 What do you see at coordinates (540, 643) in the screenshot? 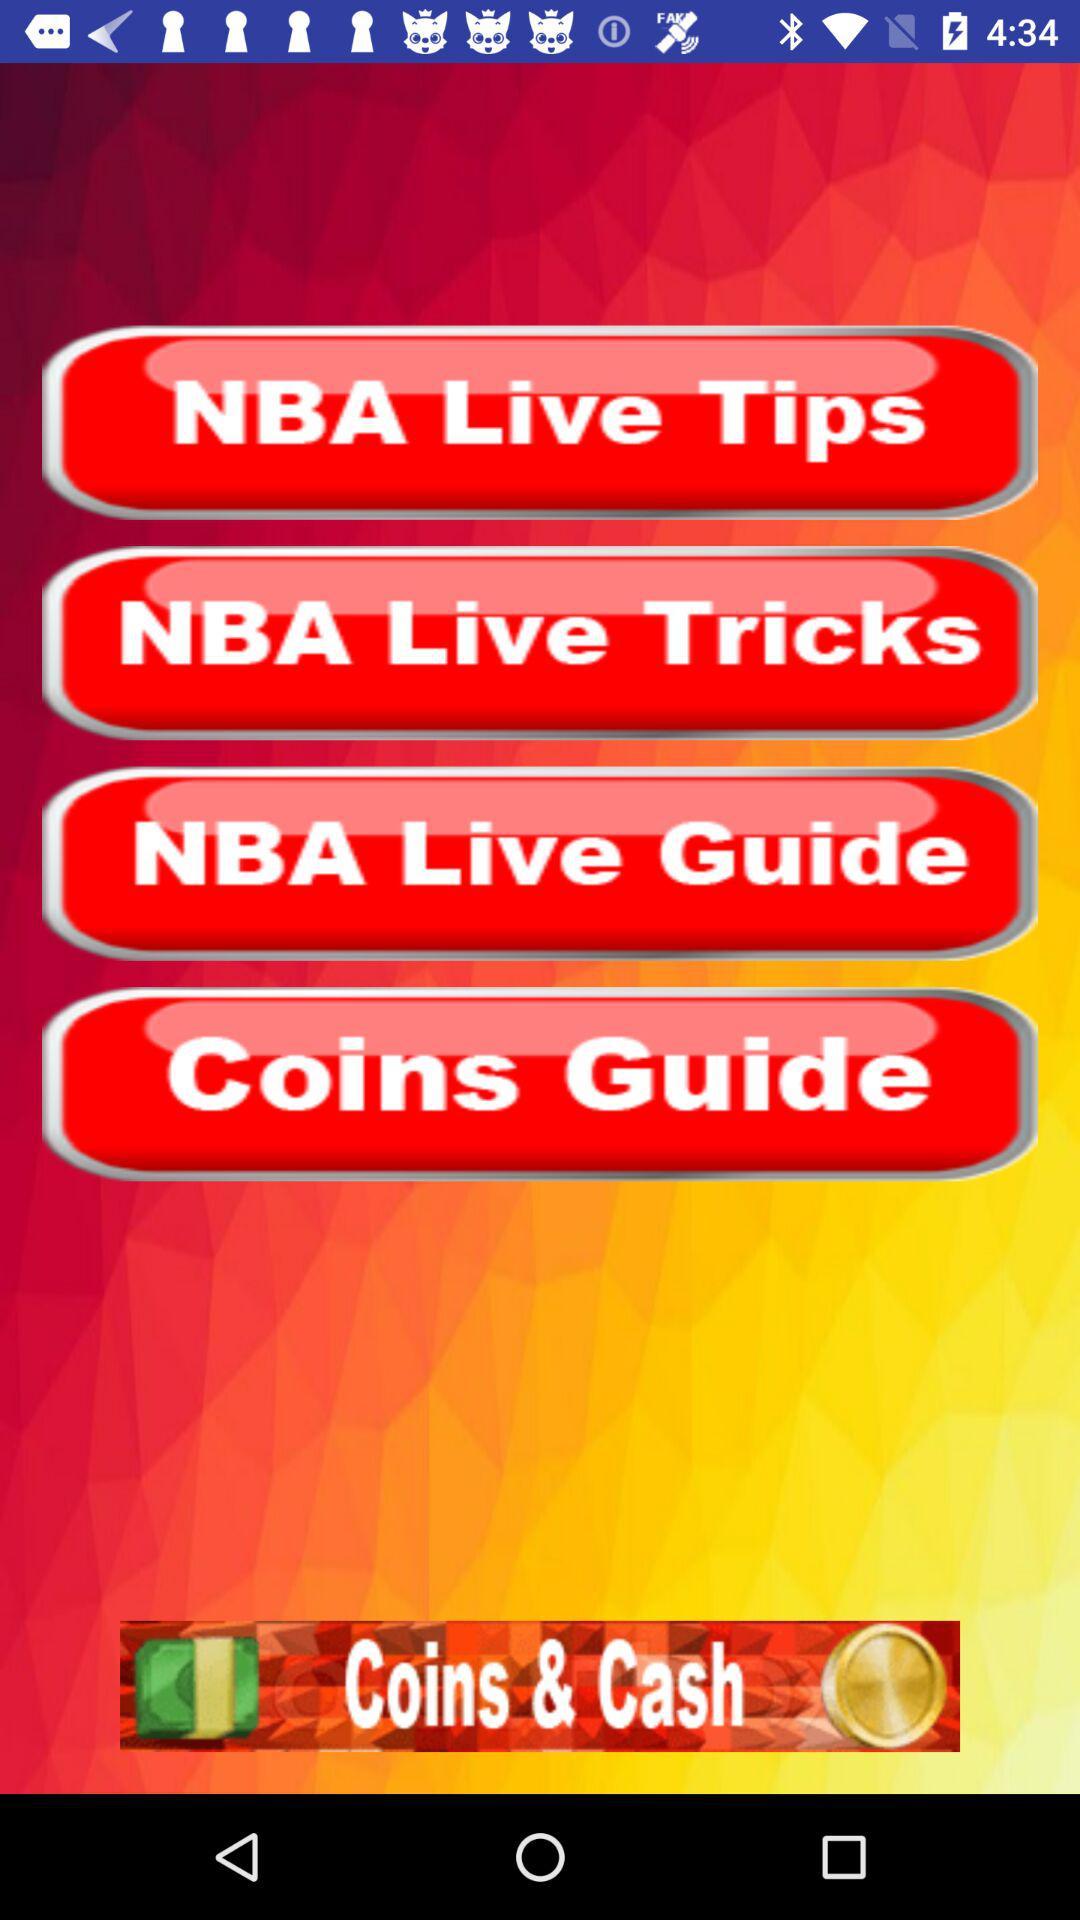
I see `click for nba live tricks` at bounding box center [540, 643].